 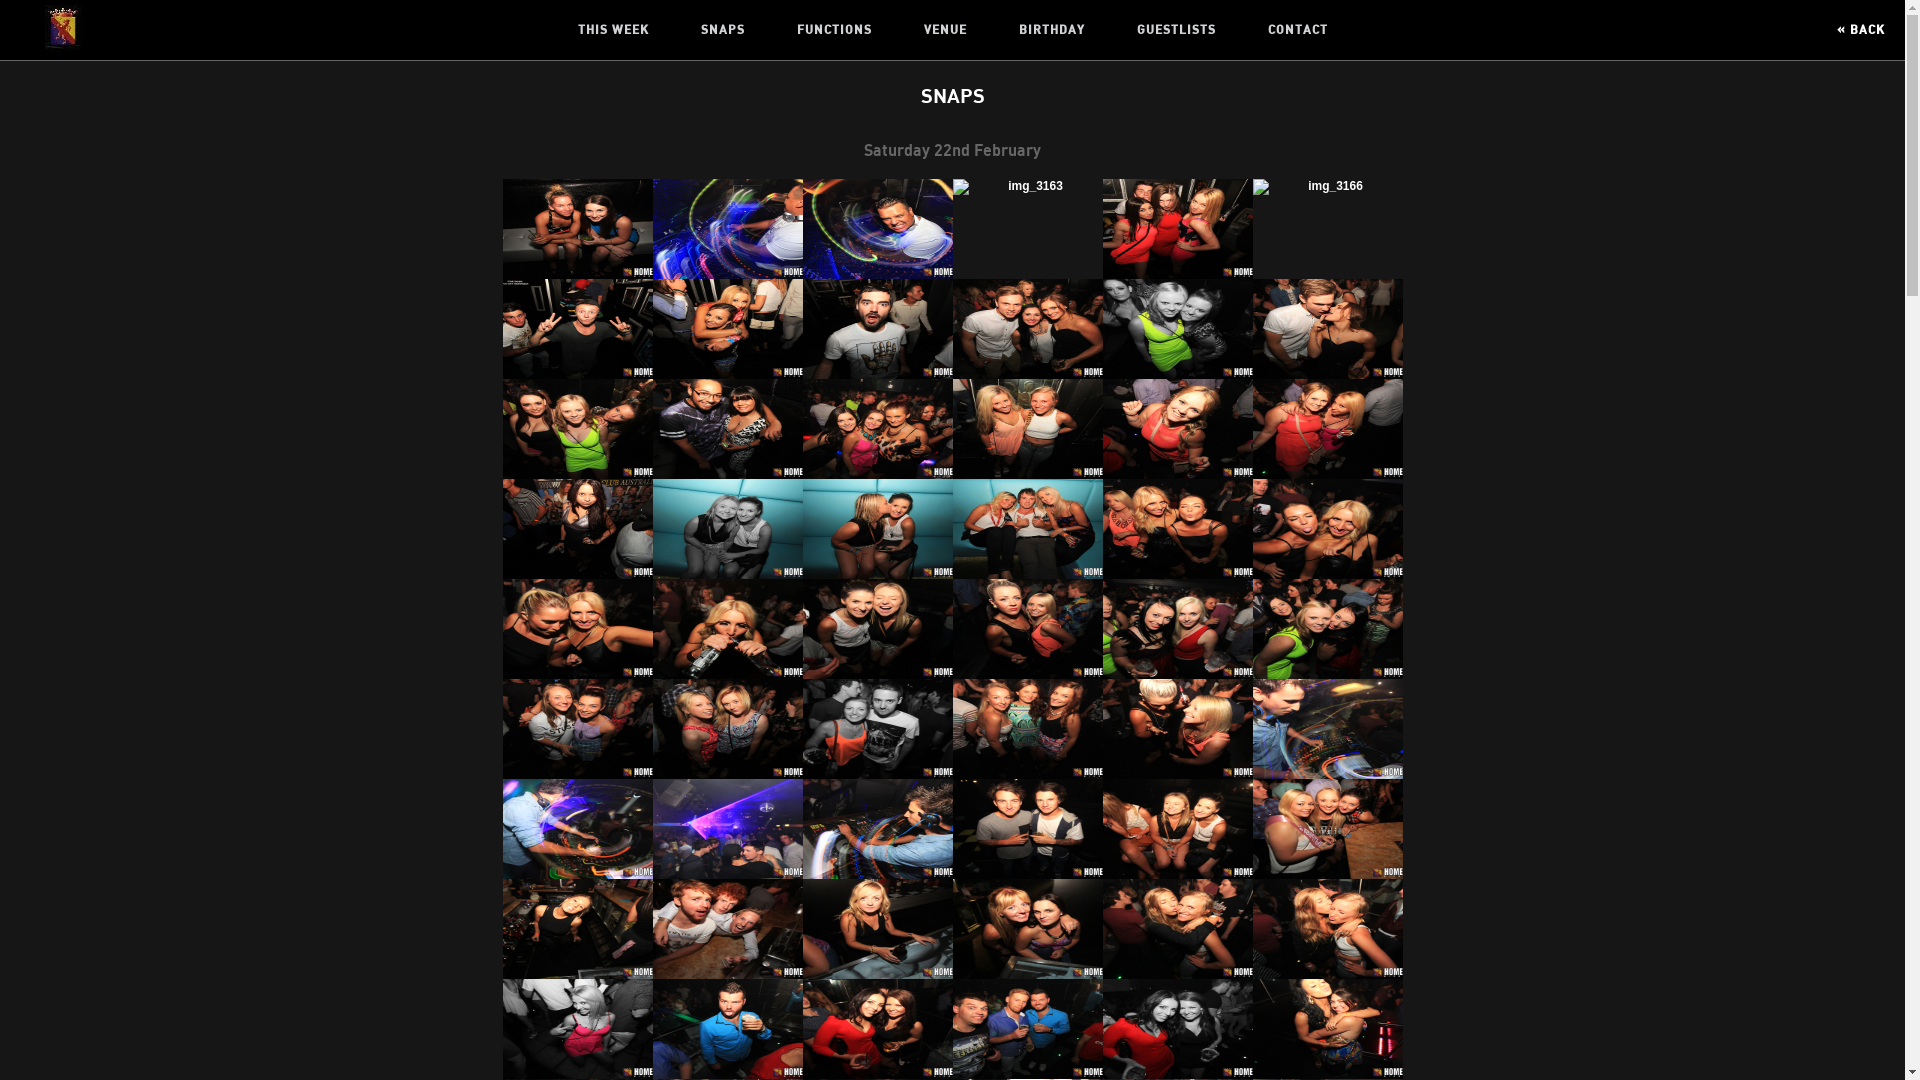 I want to click on ' ', so click(x=1326, y=729).